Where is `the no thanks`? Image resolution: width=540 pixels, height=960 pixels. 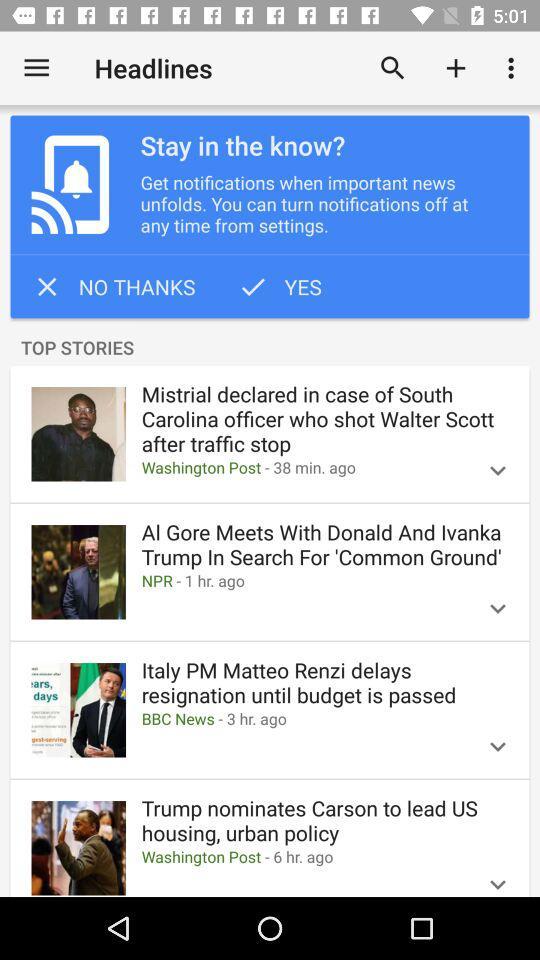 the no thanks is located at coordinates (113, 285).